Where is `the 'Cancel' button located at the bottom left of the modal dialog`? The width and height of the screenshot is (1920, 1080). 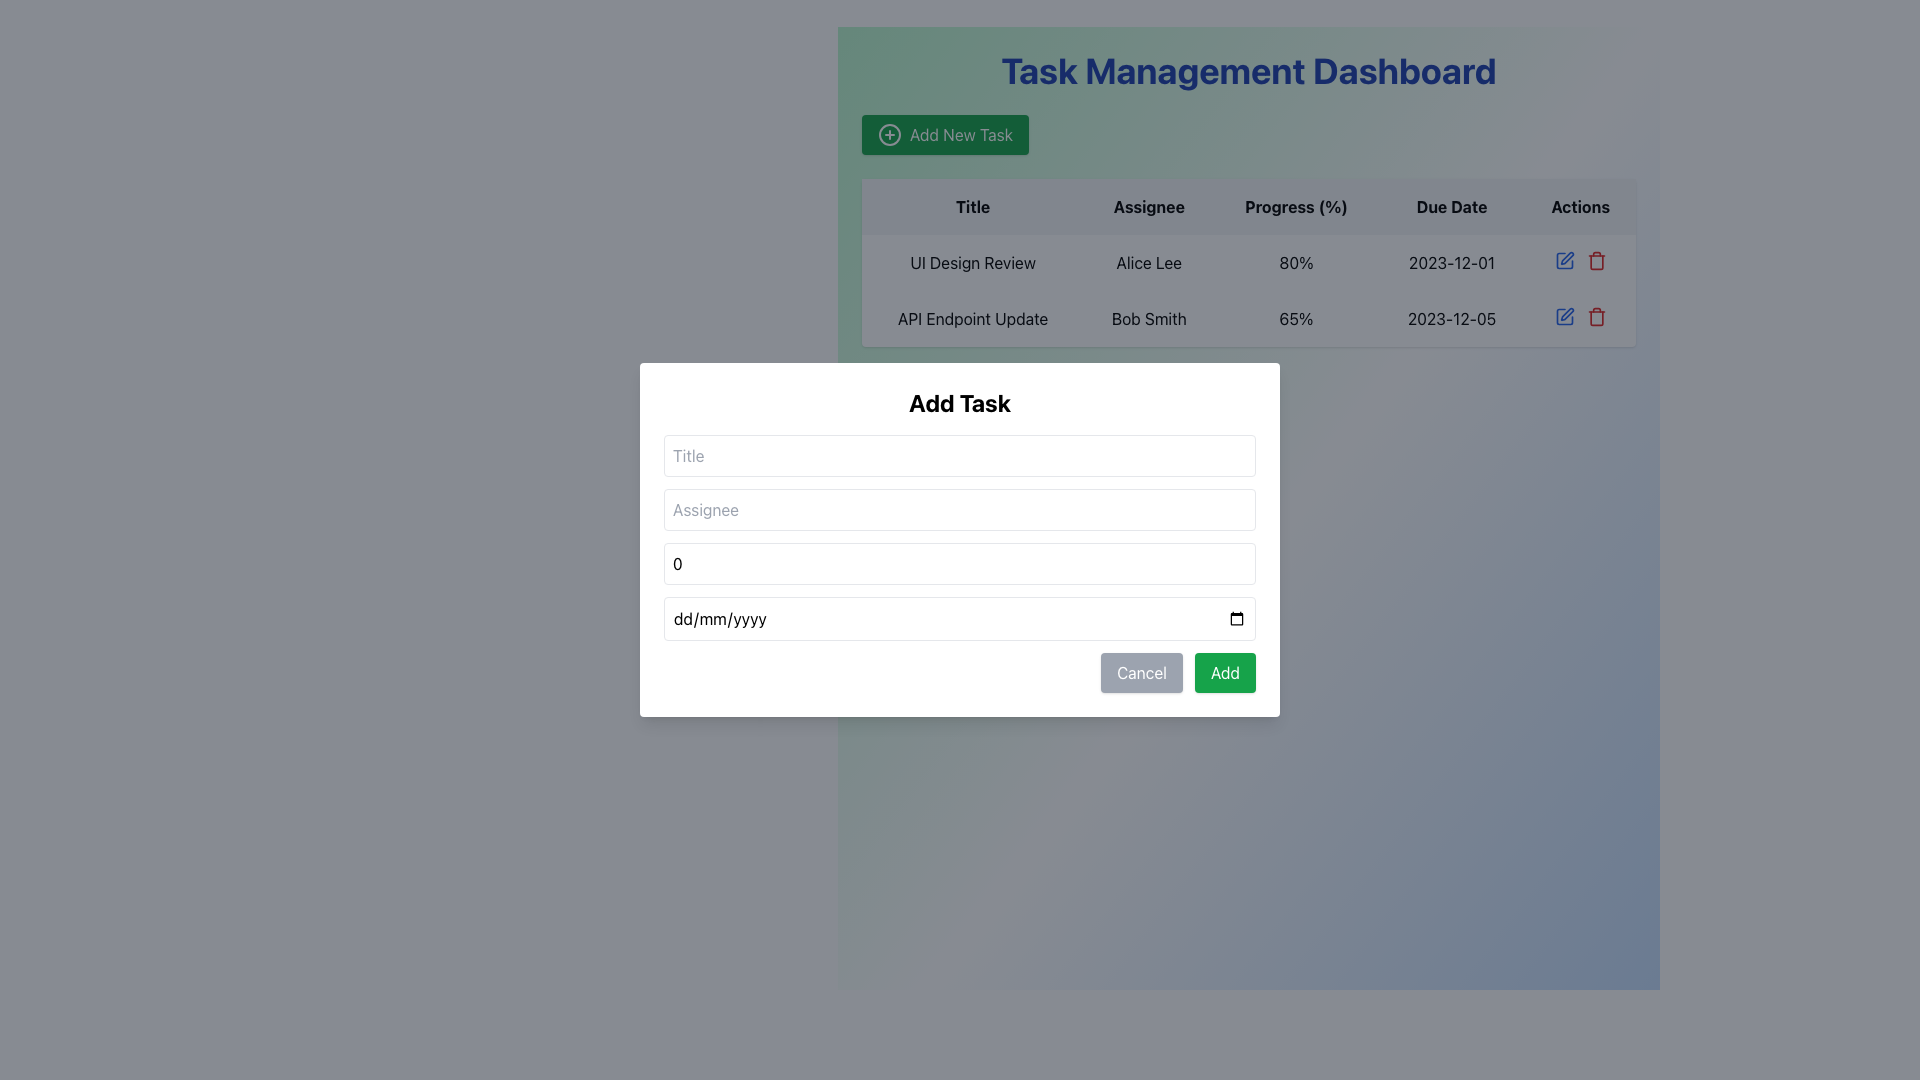 the 'Cancel' button located at the bottom left of the modal dialog is located at coordinates (1142, 672).